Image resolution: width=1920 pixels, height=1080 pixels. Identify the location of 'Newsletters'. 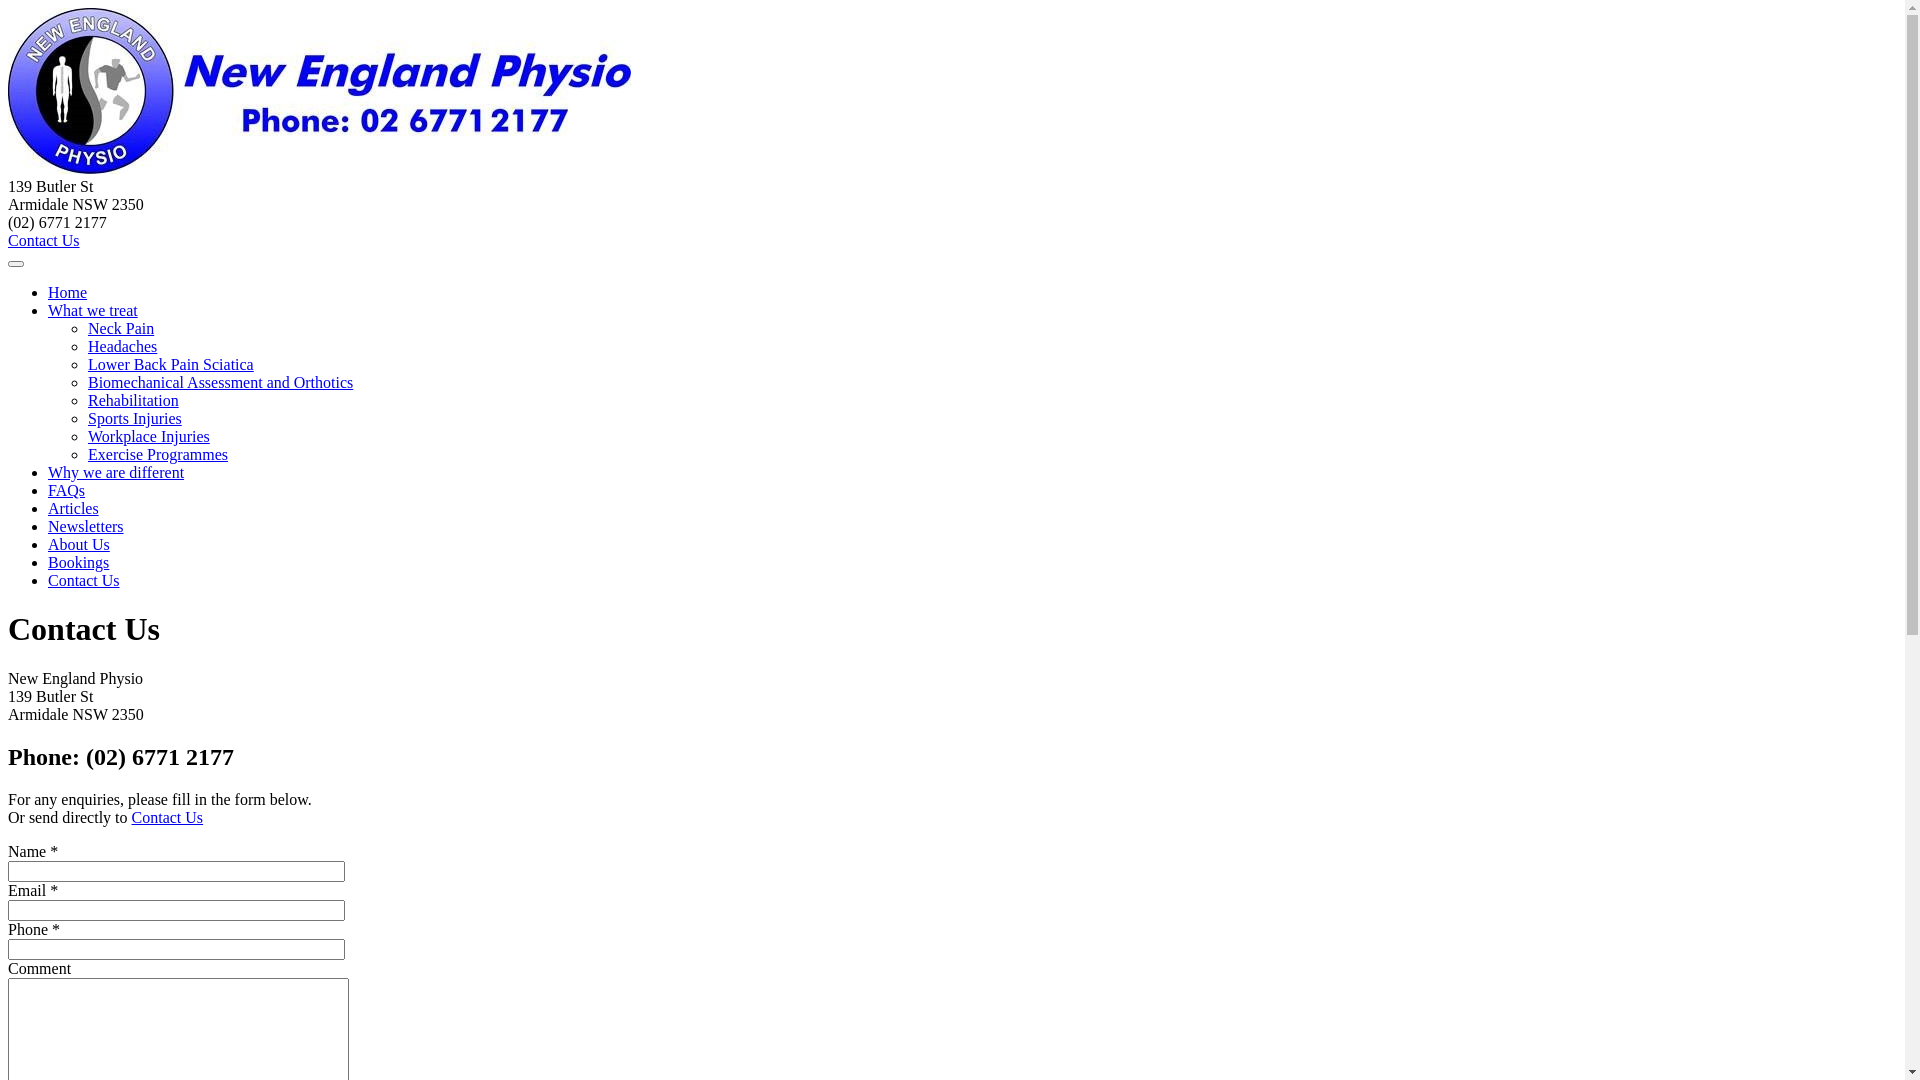
(85, 525).